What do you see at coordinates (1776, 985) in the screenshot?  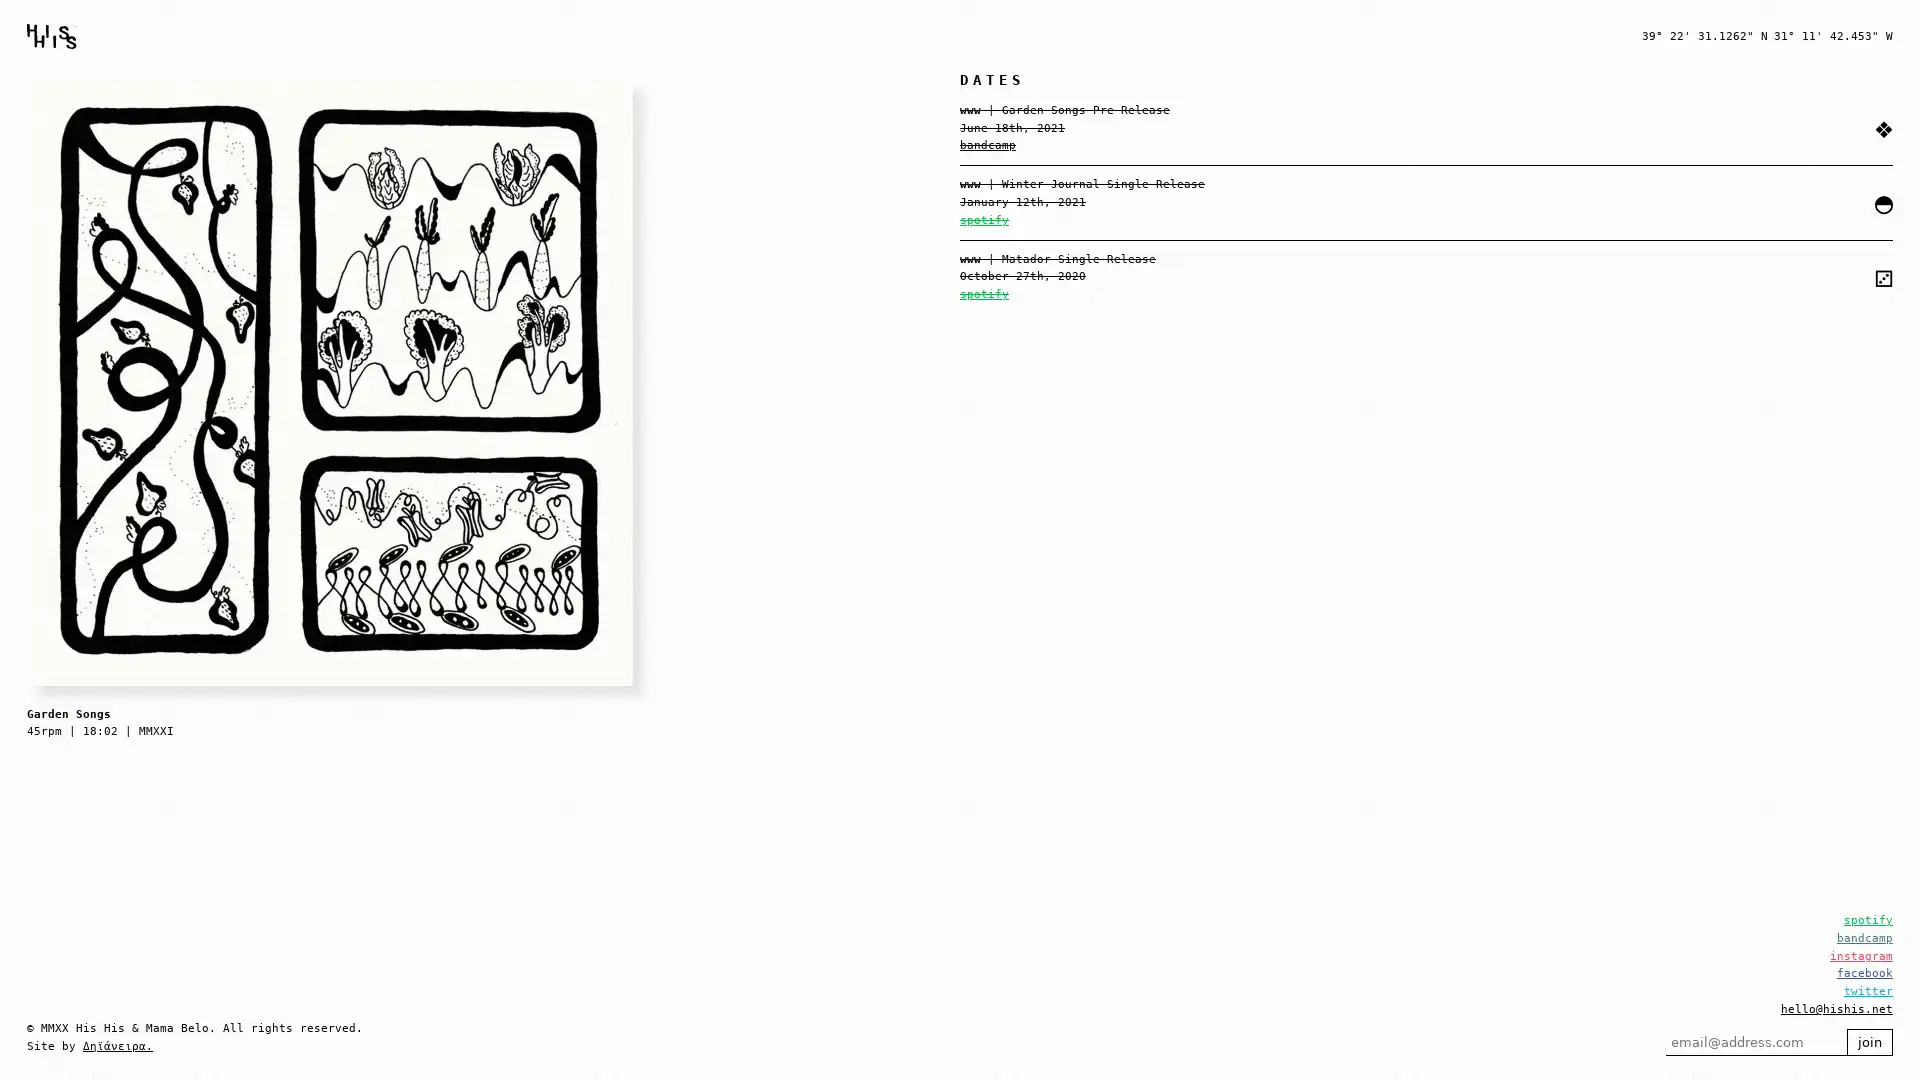 I see `join` at bounding box center [1776, 985].